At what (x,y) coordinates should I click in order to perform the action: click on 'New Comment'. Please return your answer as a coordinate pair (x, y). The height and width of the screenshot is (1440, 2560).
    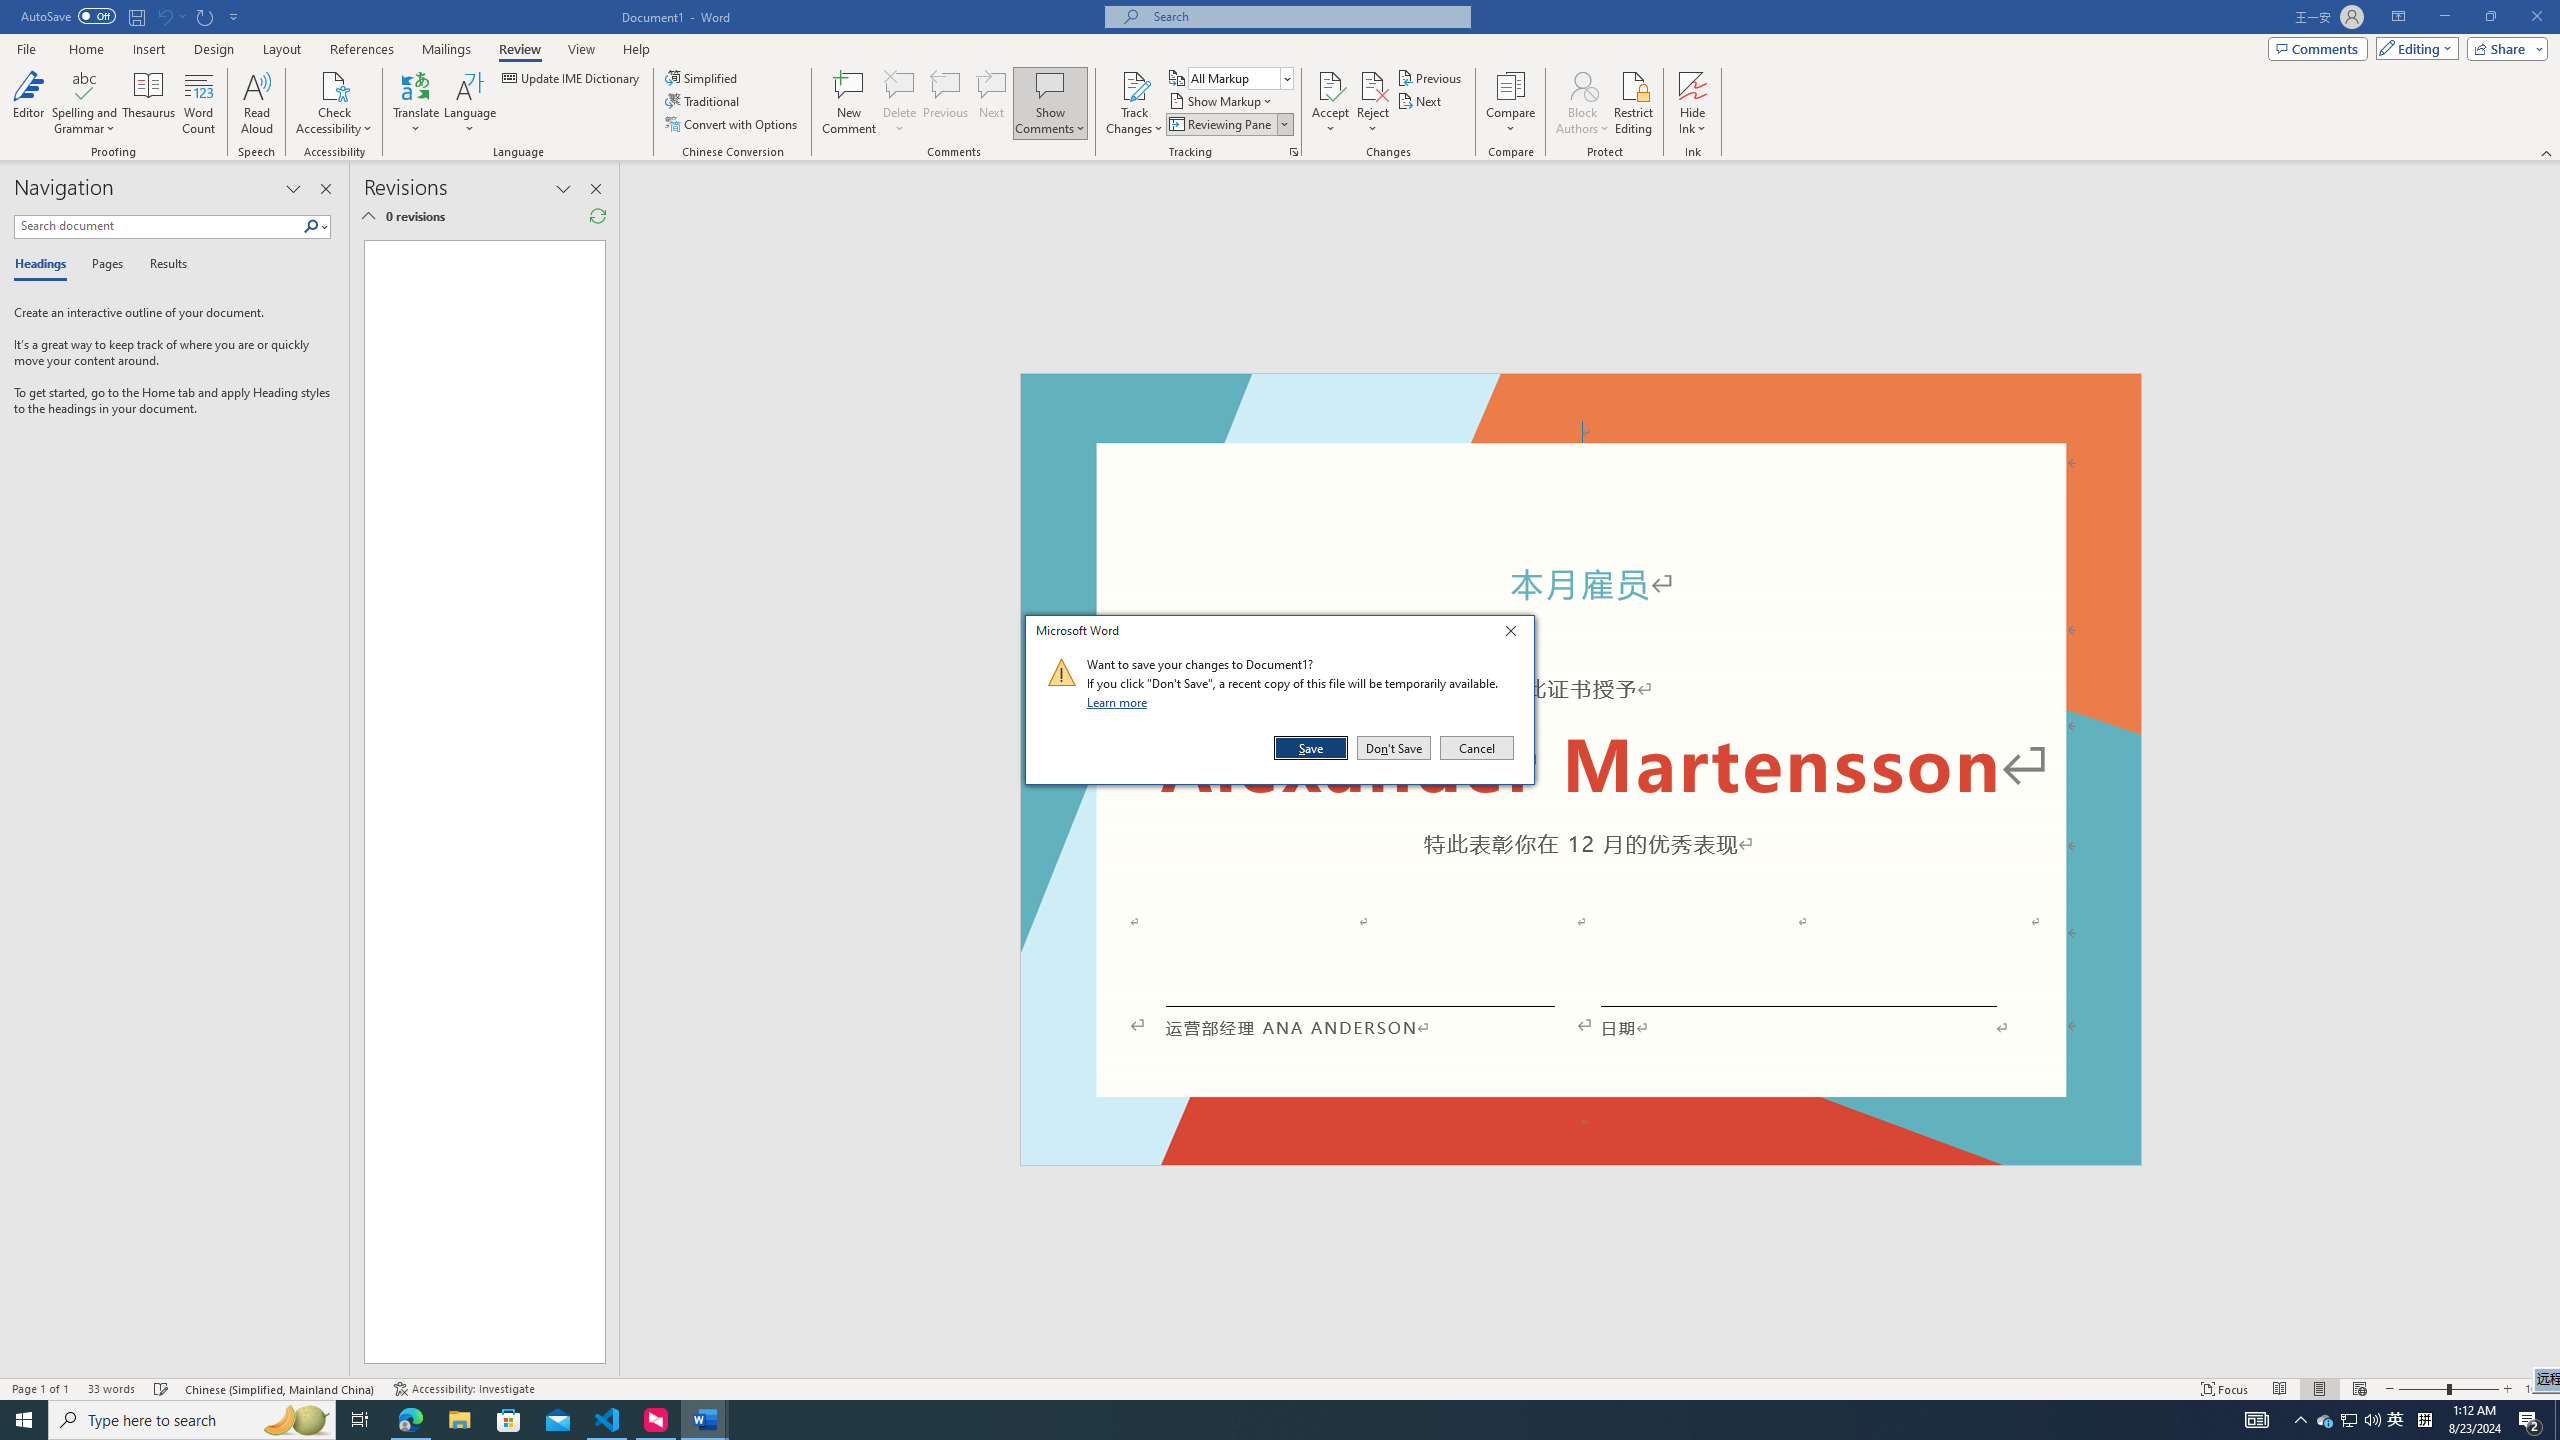
    Looking at the image, I should click on (847, 103).